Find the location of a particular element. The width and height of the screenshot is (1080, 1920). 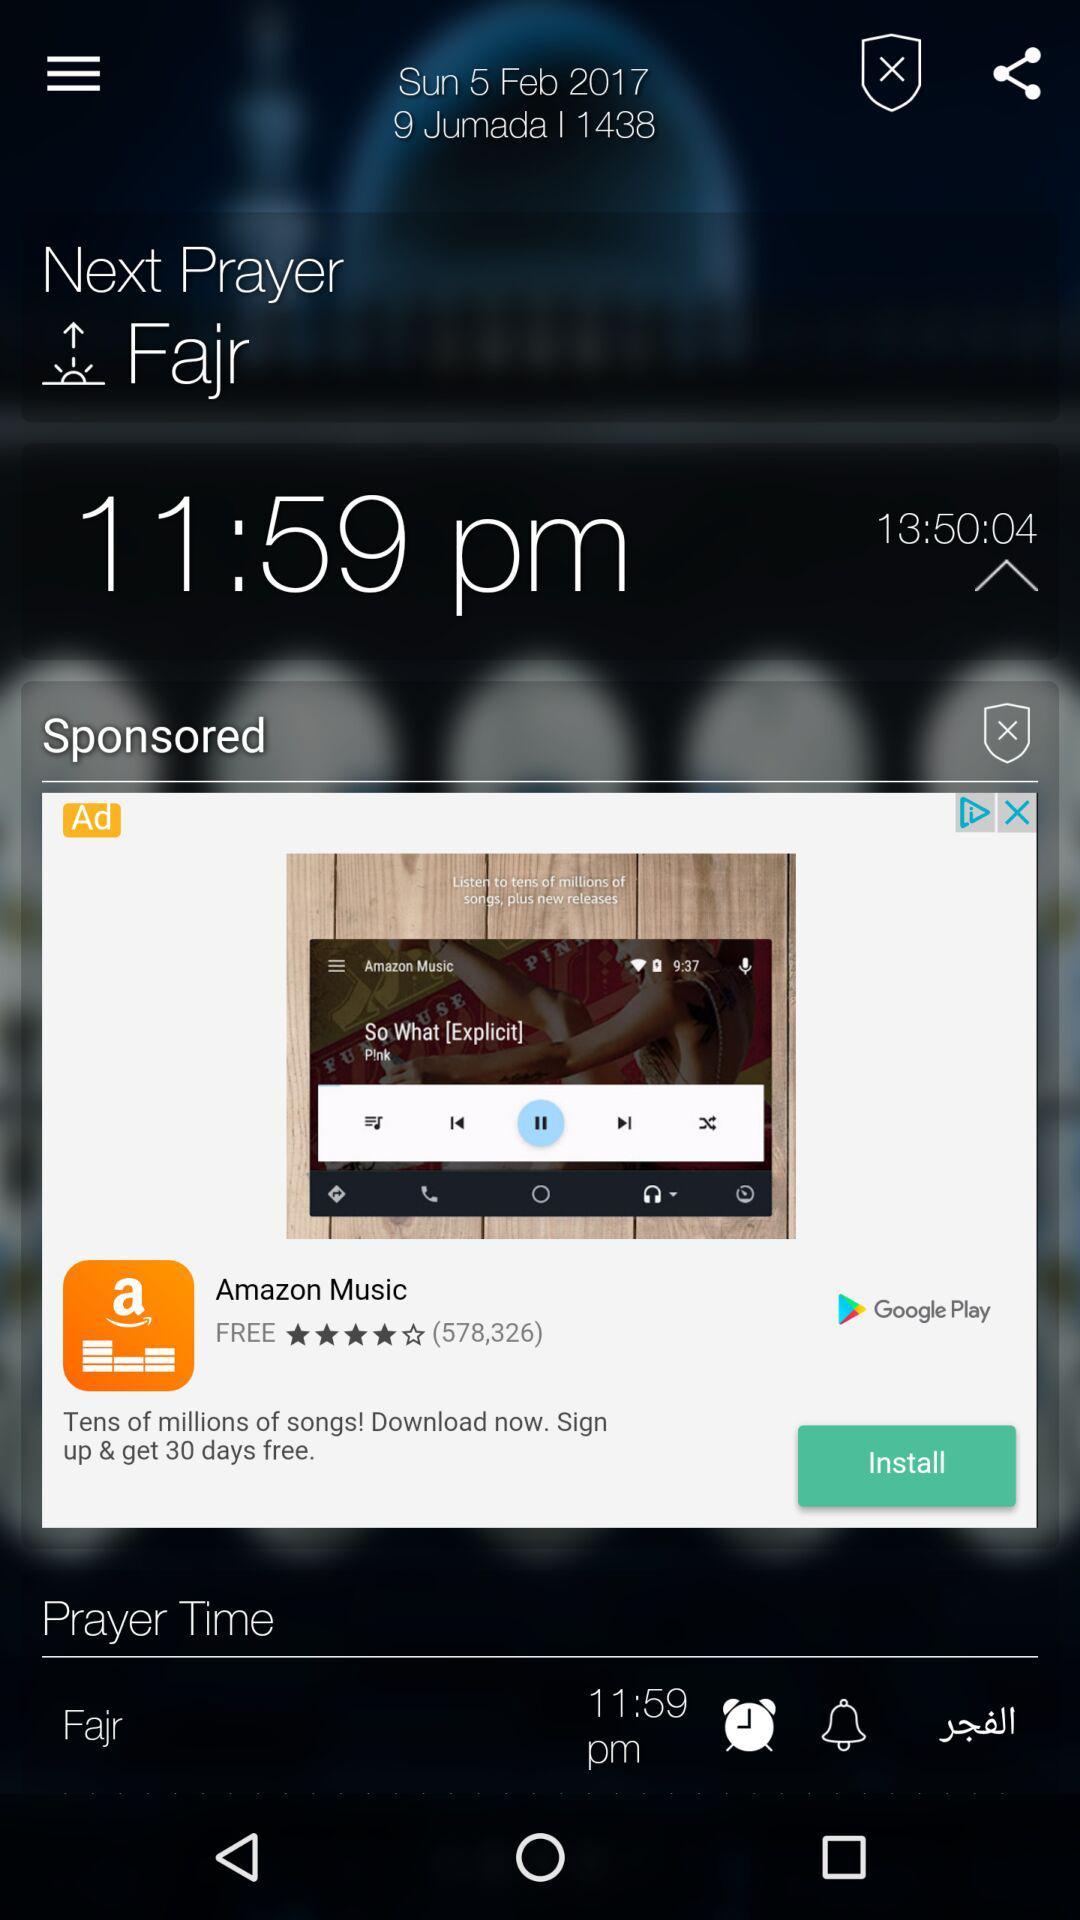

prayer time item is located at coordinates (157, 1618).